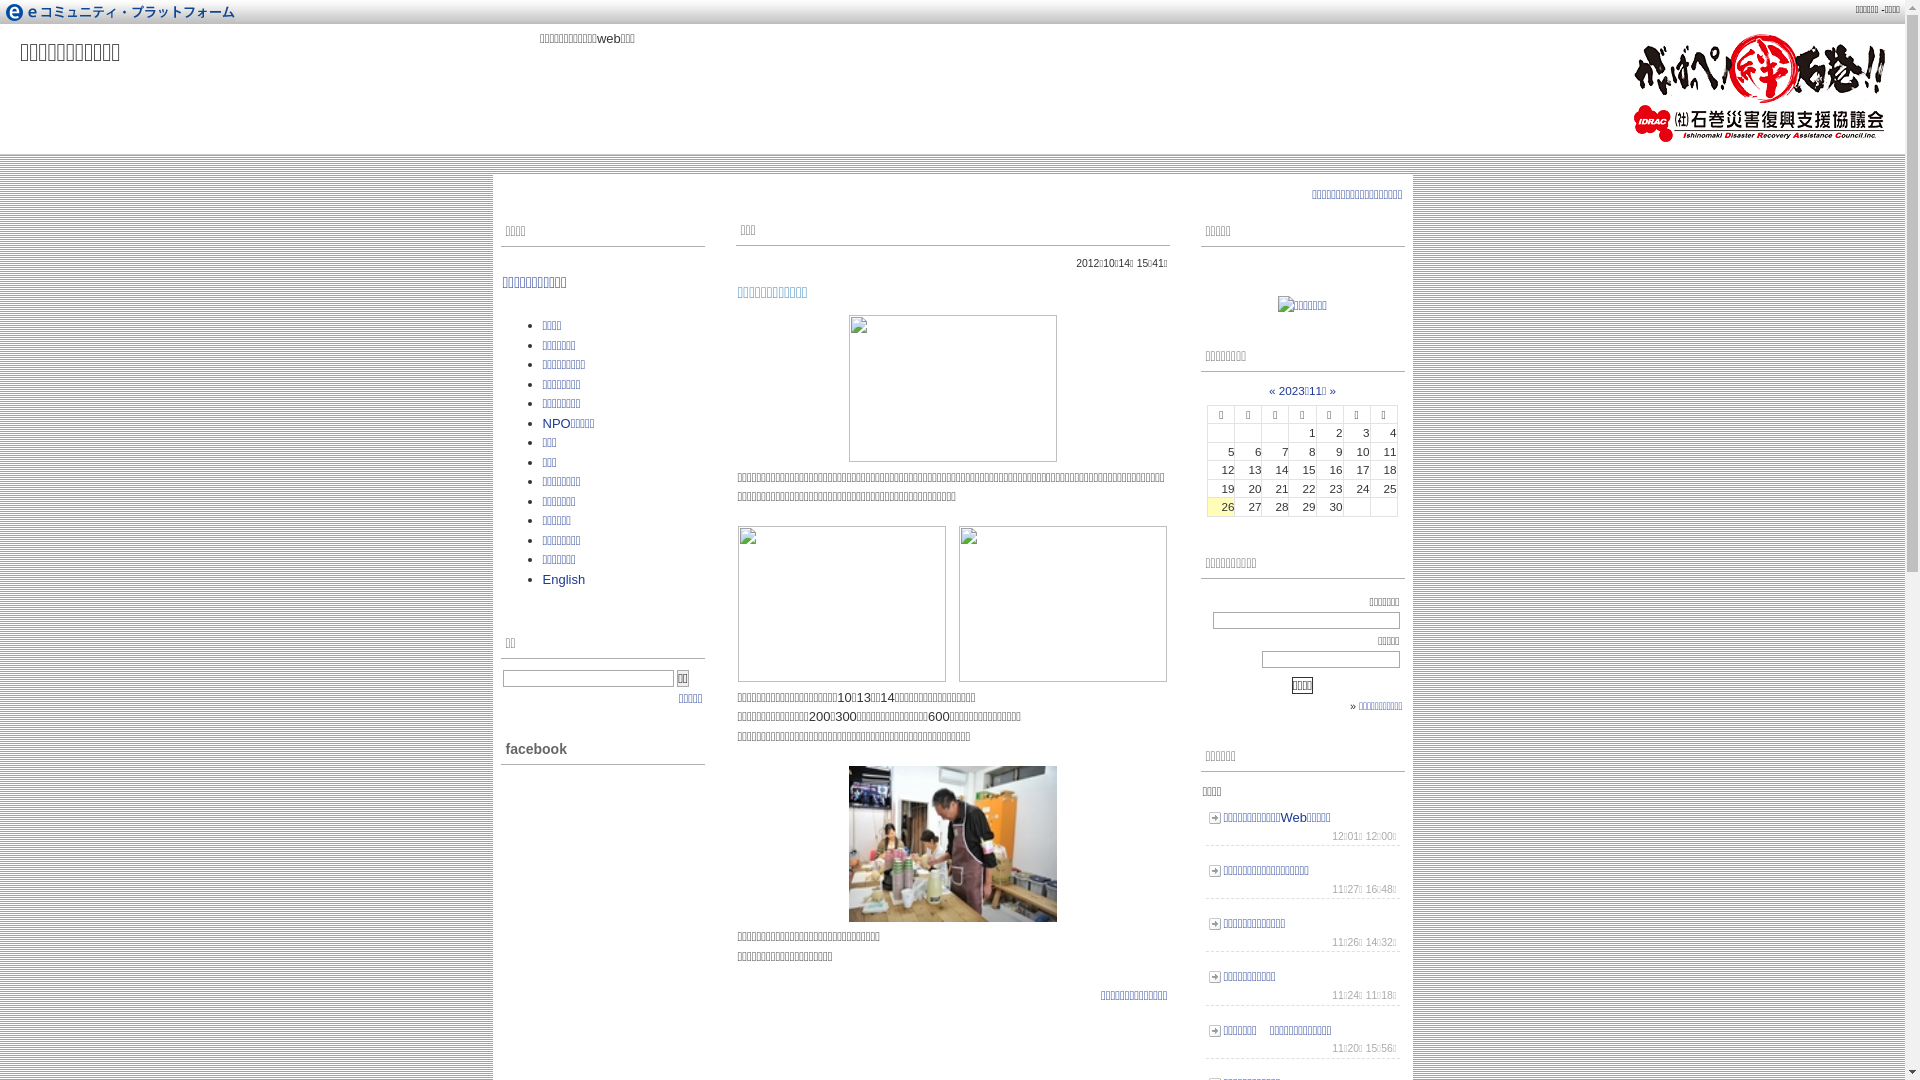  What do you see at coordinates (542, 579) in the screenshot?
I see `'English'` at bounding box center [542, 579].